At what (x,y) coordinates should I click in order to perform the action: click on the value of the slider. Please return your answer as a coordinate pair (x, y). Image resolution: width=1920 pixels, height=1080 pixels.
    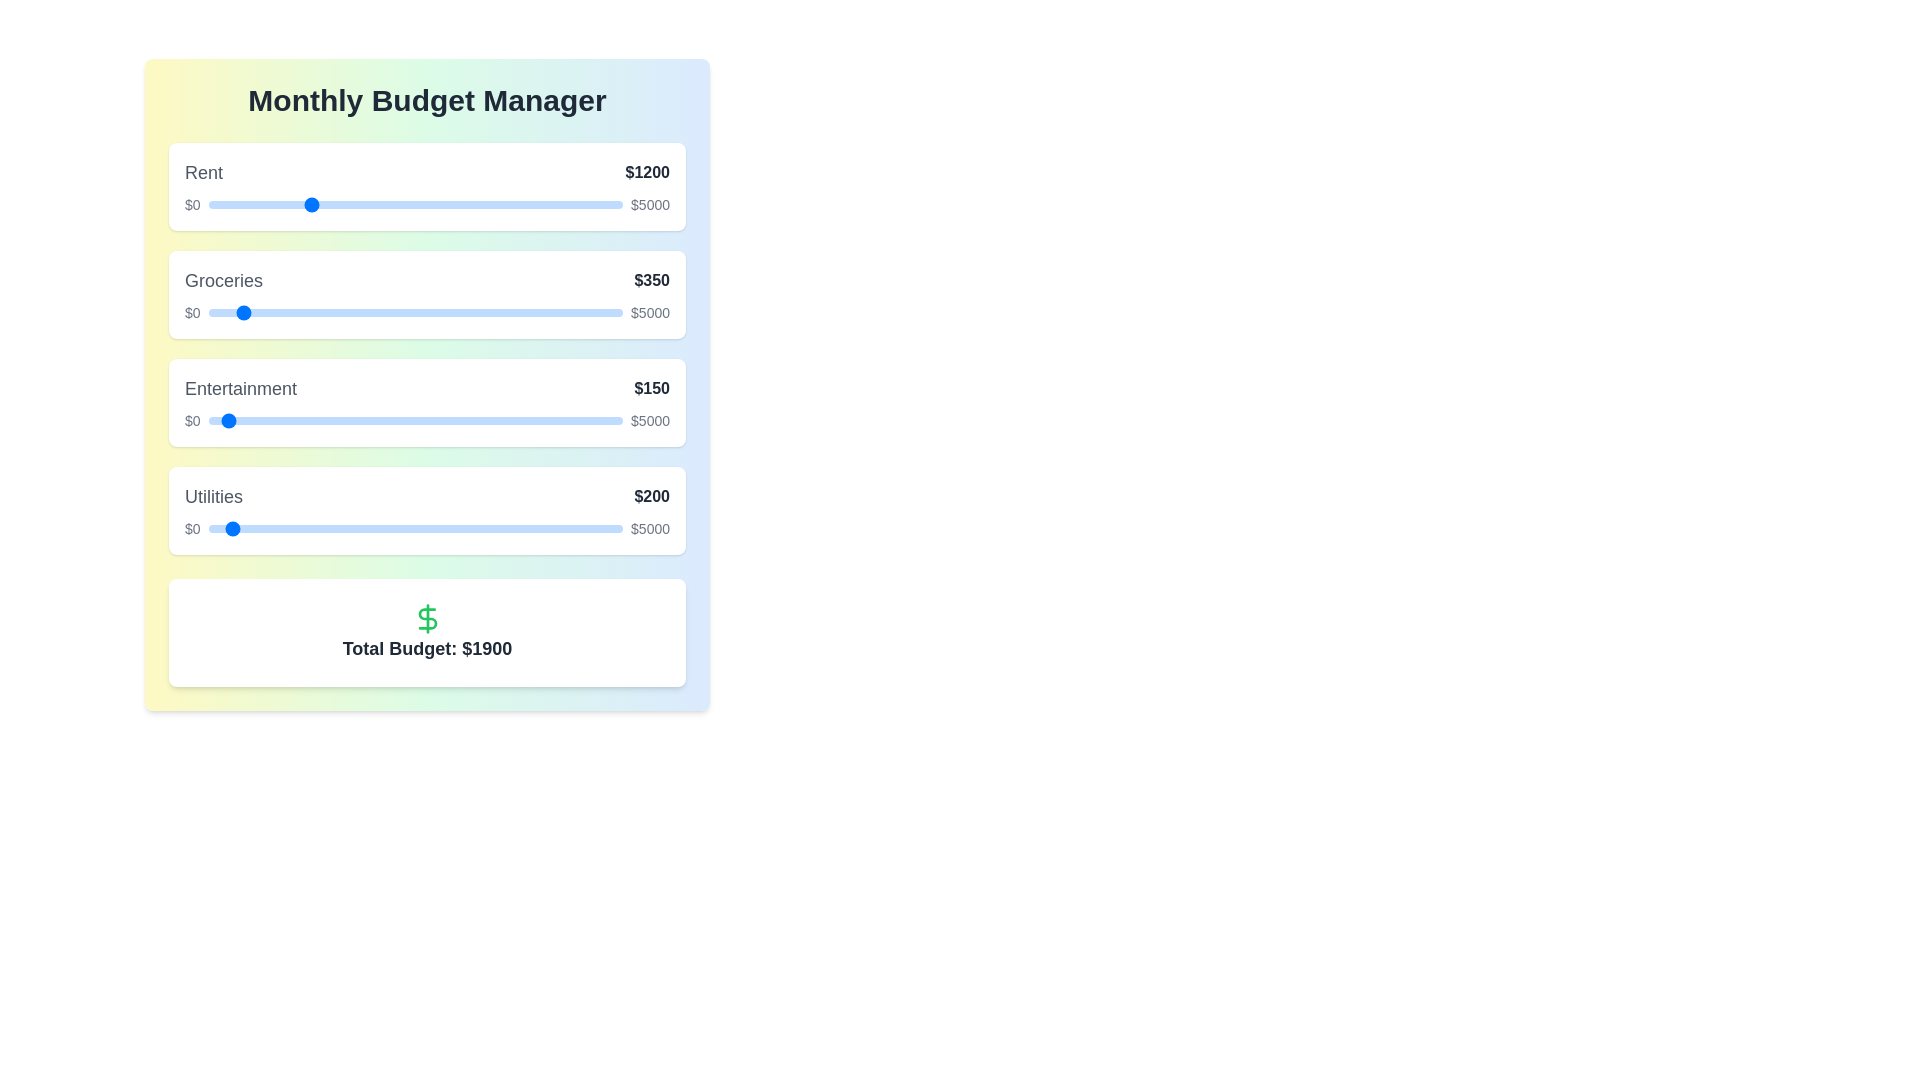
    Looking at the image, I should click on (496, 419).